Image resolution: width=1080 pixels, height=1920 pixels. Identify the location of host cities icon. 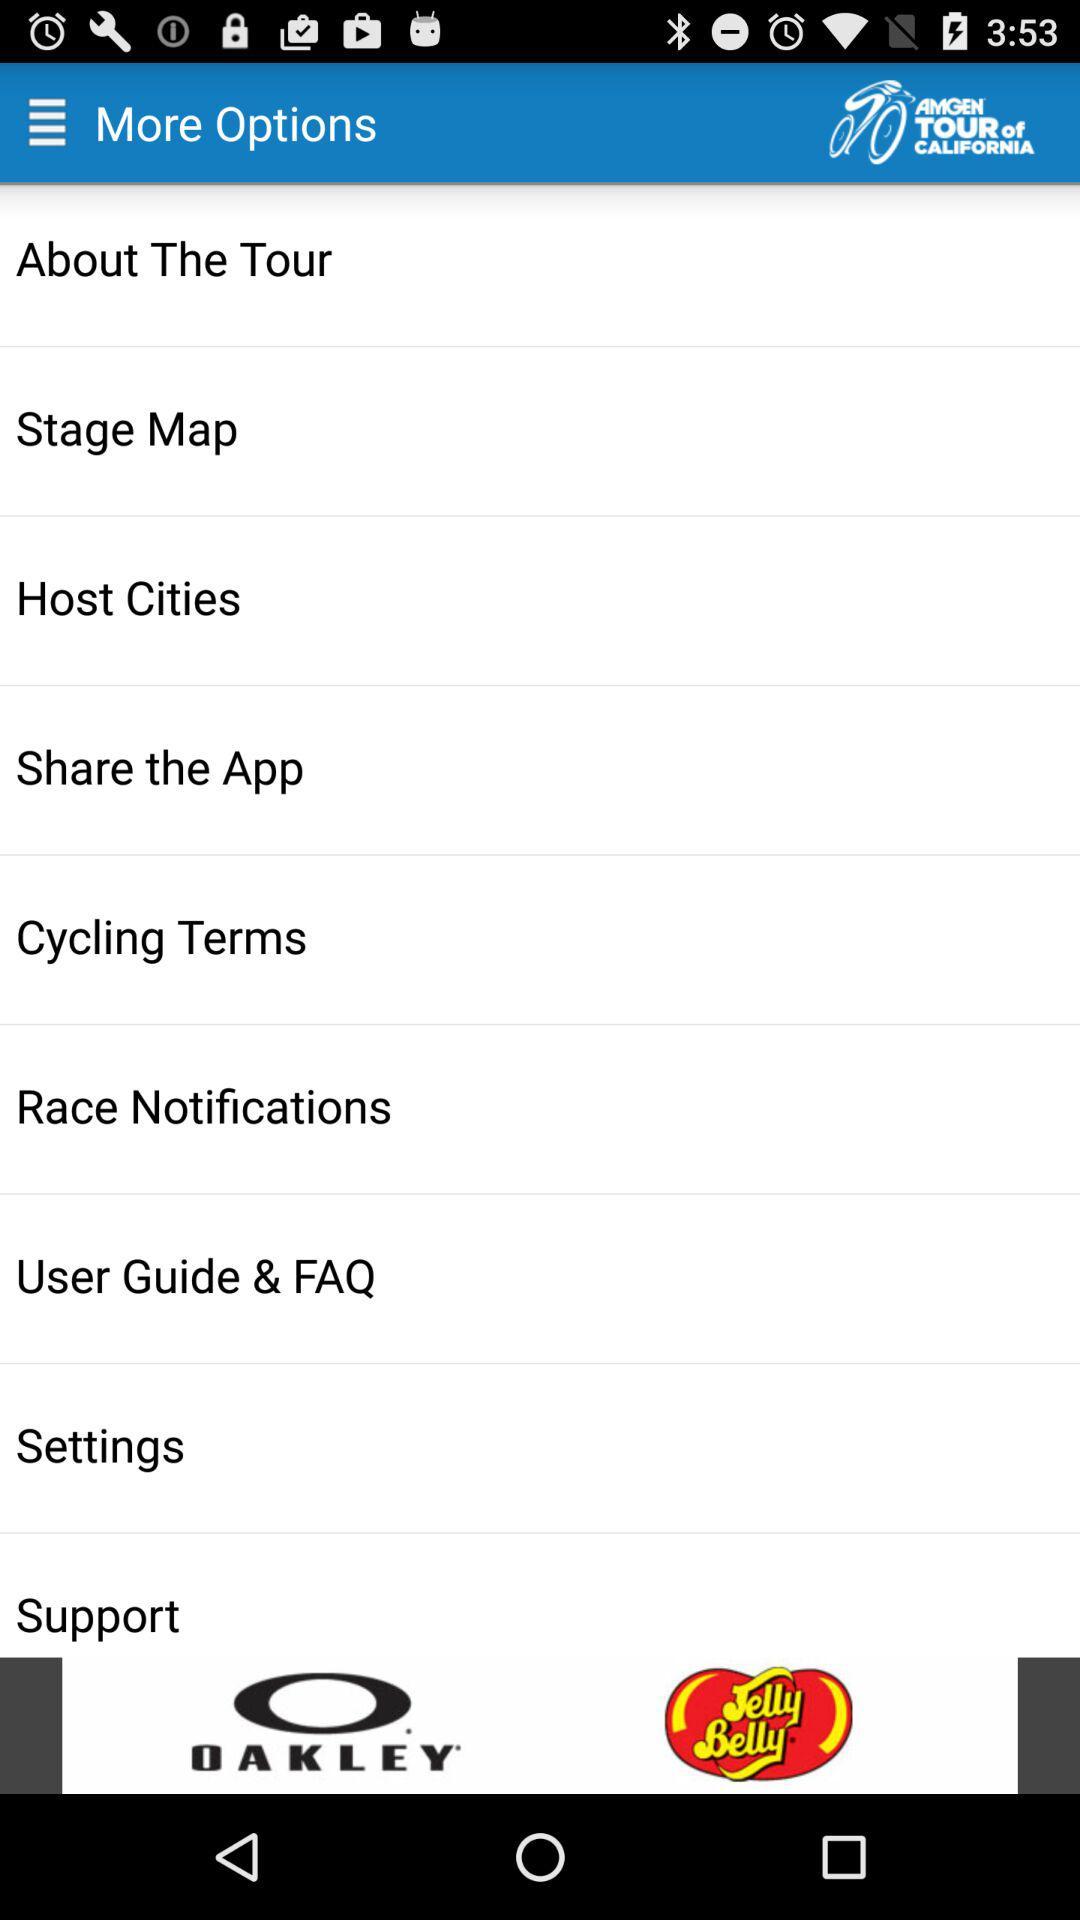
(542, 595).